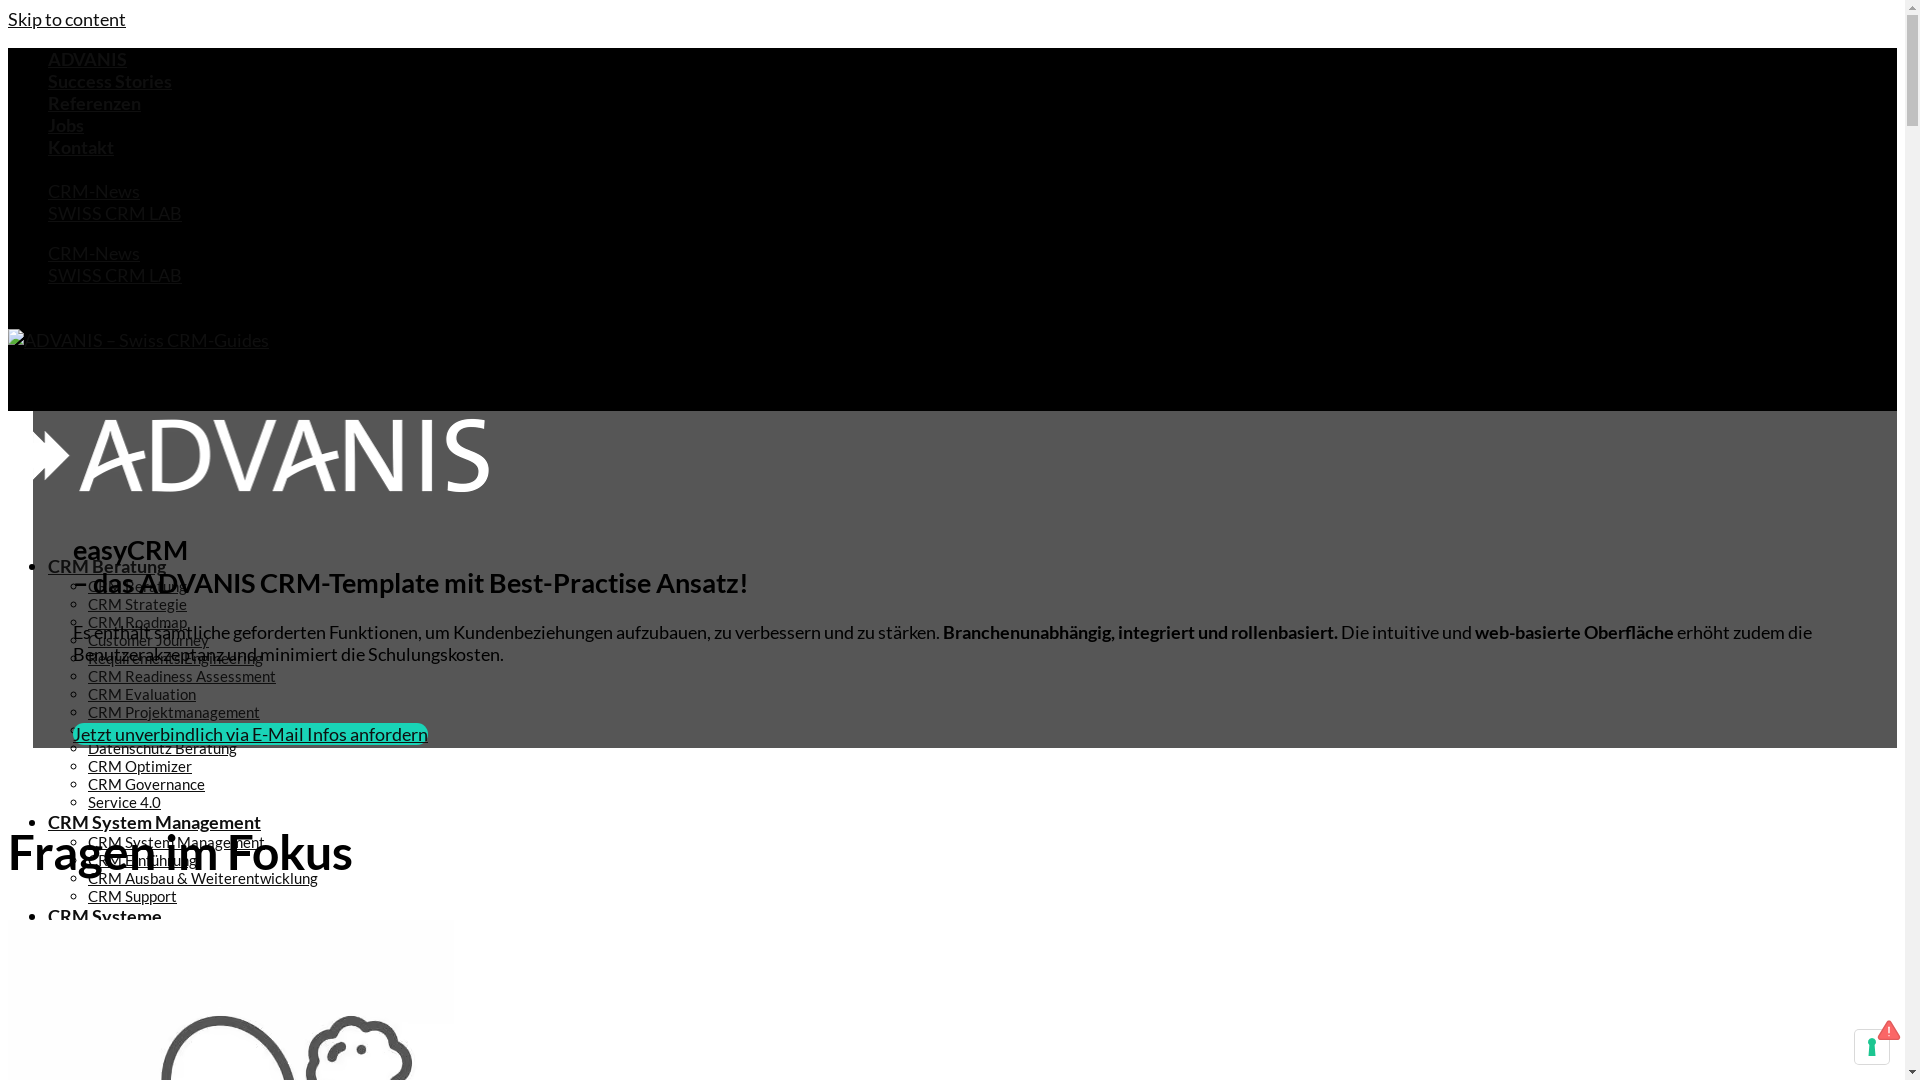 The image size is (1920, 1080). I want to click on 'CRM Beratung', so click(48, 566).